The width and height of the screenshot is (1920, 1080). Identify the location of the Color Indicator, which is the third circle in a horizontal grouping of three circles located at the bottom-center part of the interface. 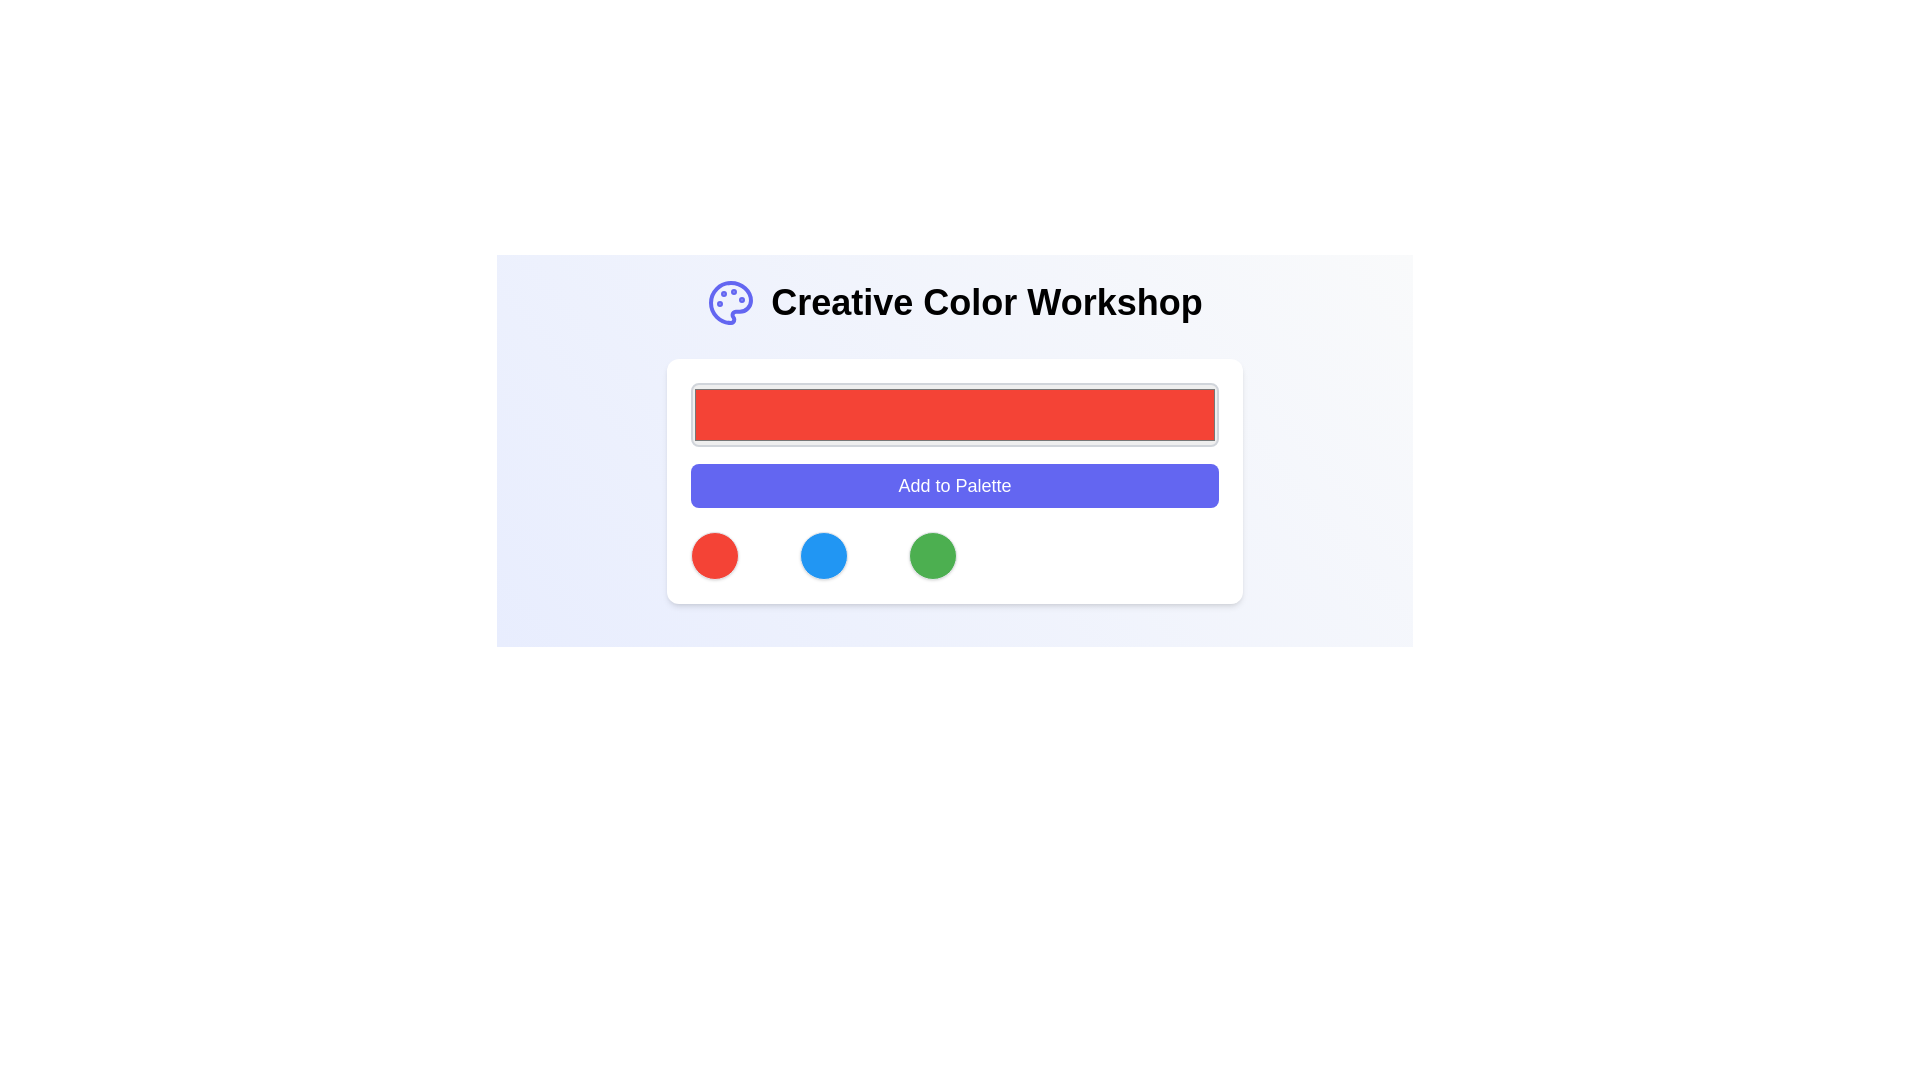
(931, 555).